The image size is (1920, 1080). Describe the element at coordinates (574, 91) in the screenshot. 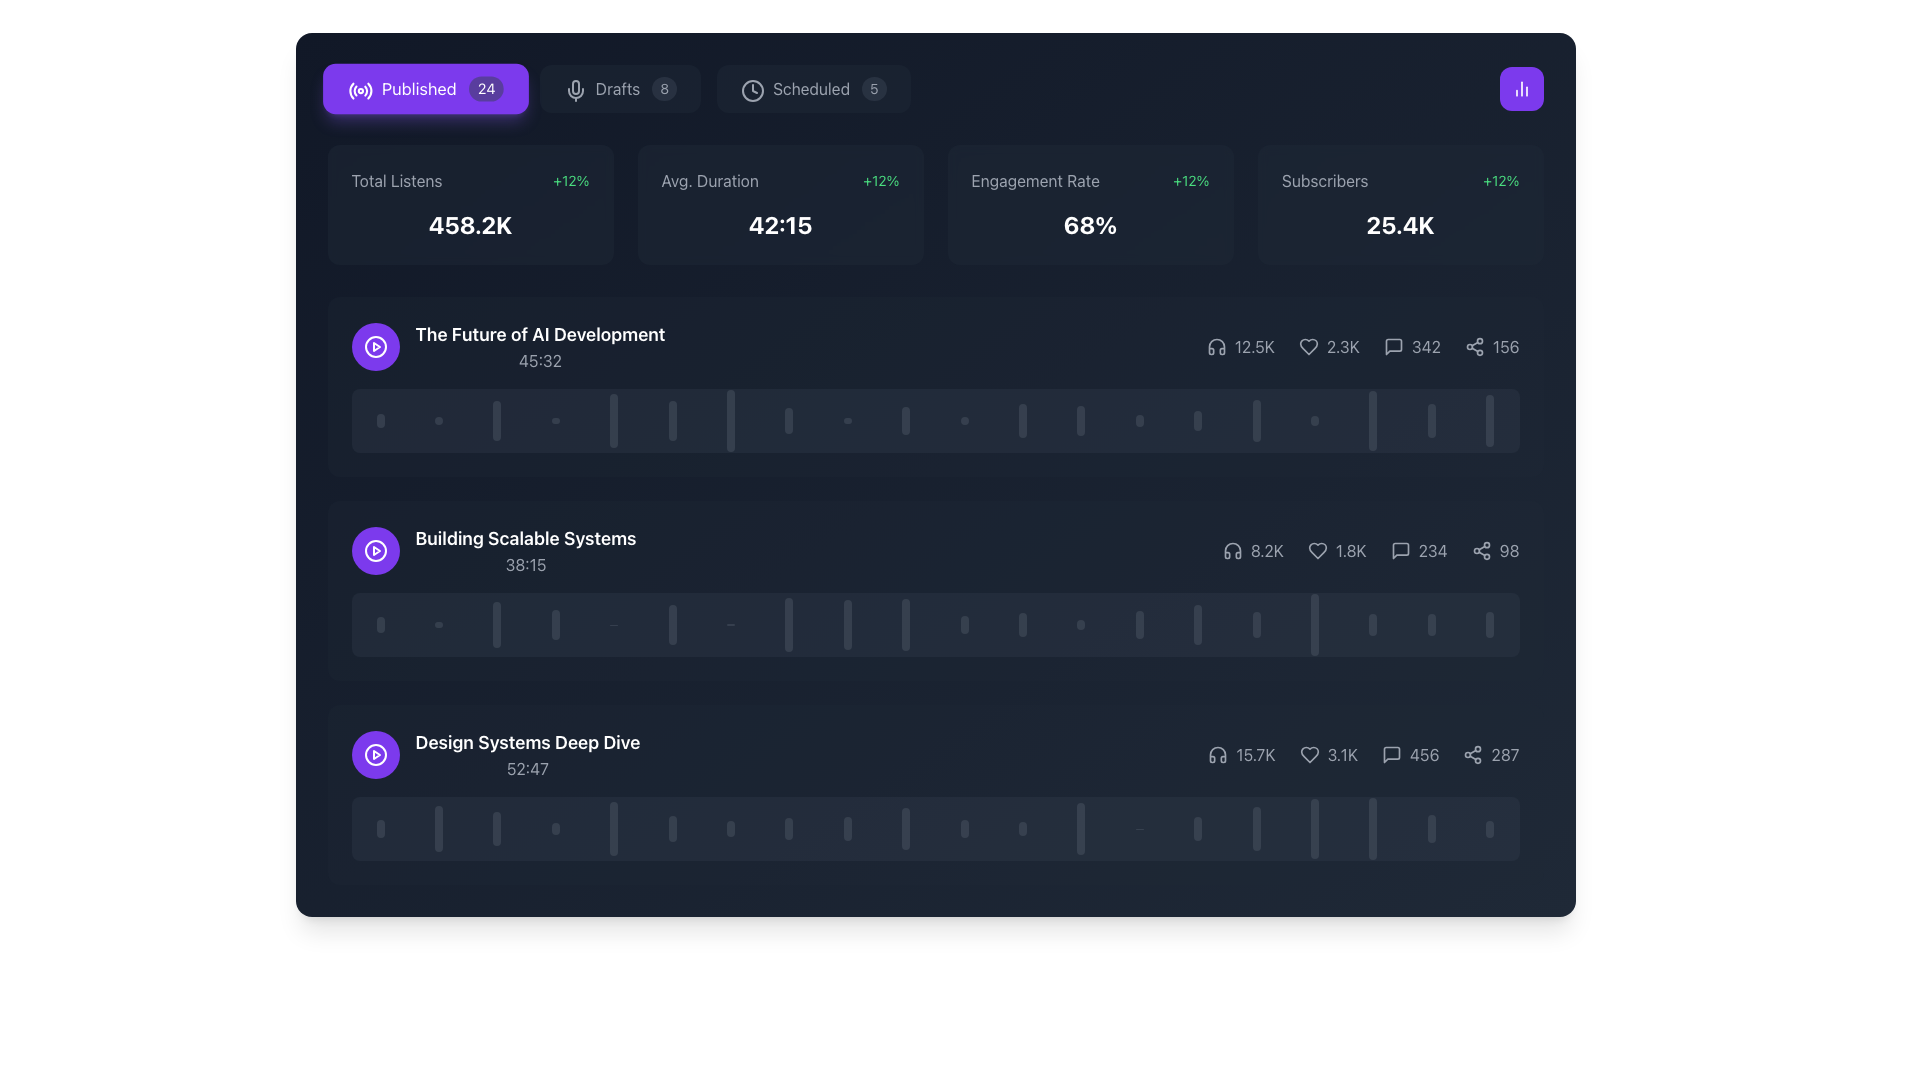

I see `the microphone icon located in the navigation section at the top of the interface, specifically the second navigation button from the left after the 'Published' button` at that location.